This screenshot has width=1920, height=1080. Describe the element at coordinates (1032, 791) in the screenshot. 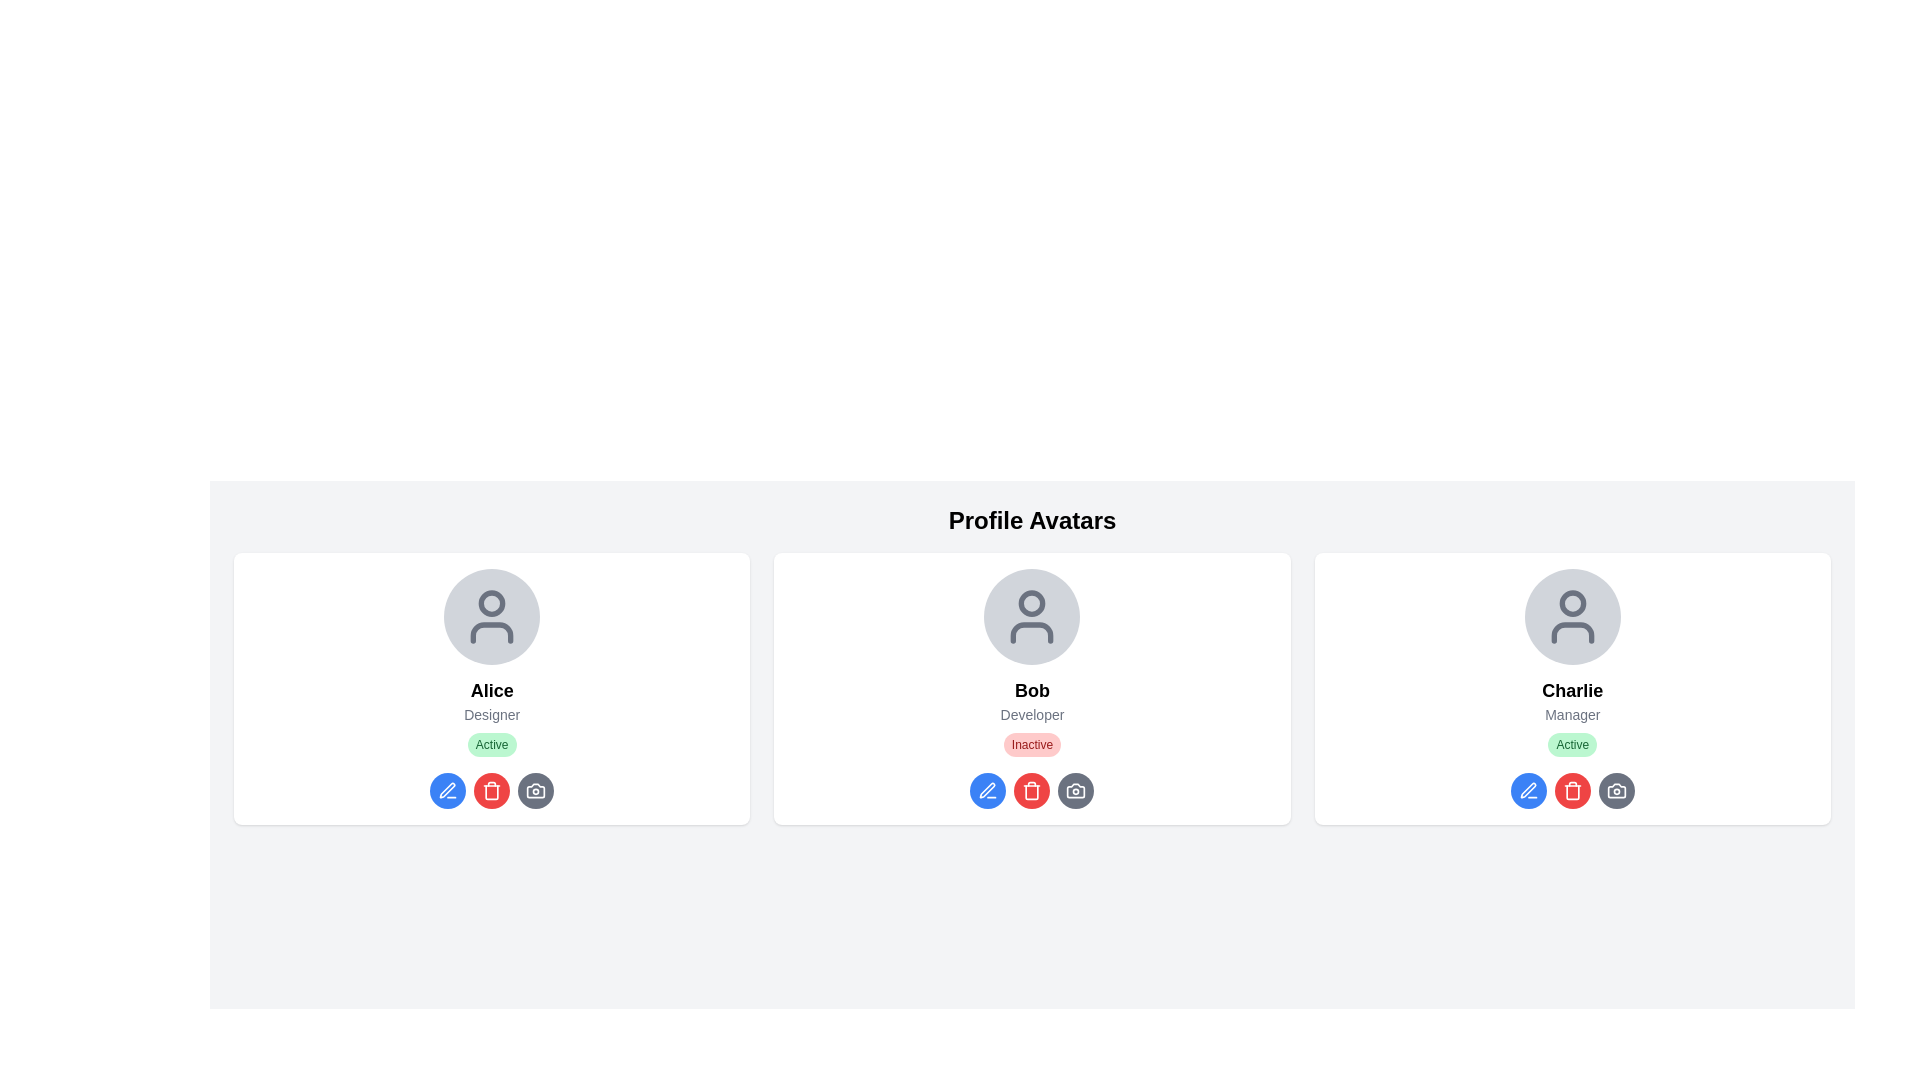

I see `the trash can icon located below the profile information for 'Bob', which serves as a button for deletion functionality` at that location.